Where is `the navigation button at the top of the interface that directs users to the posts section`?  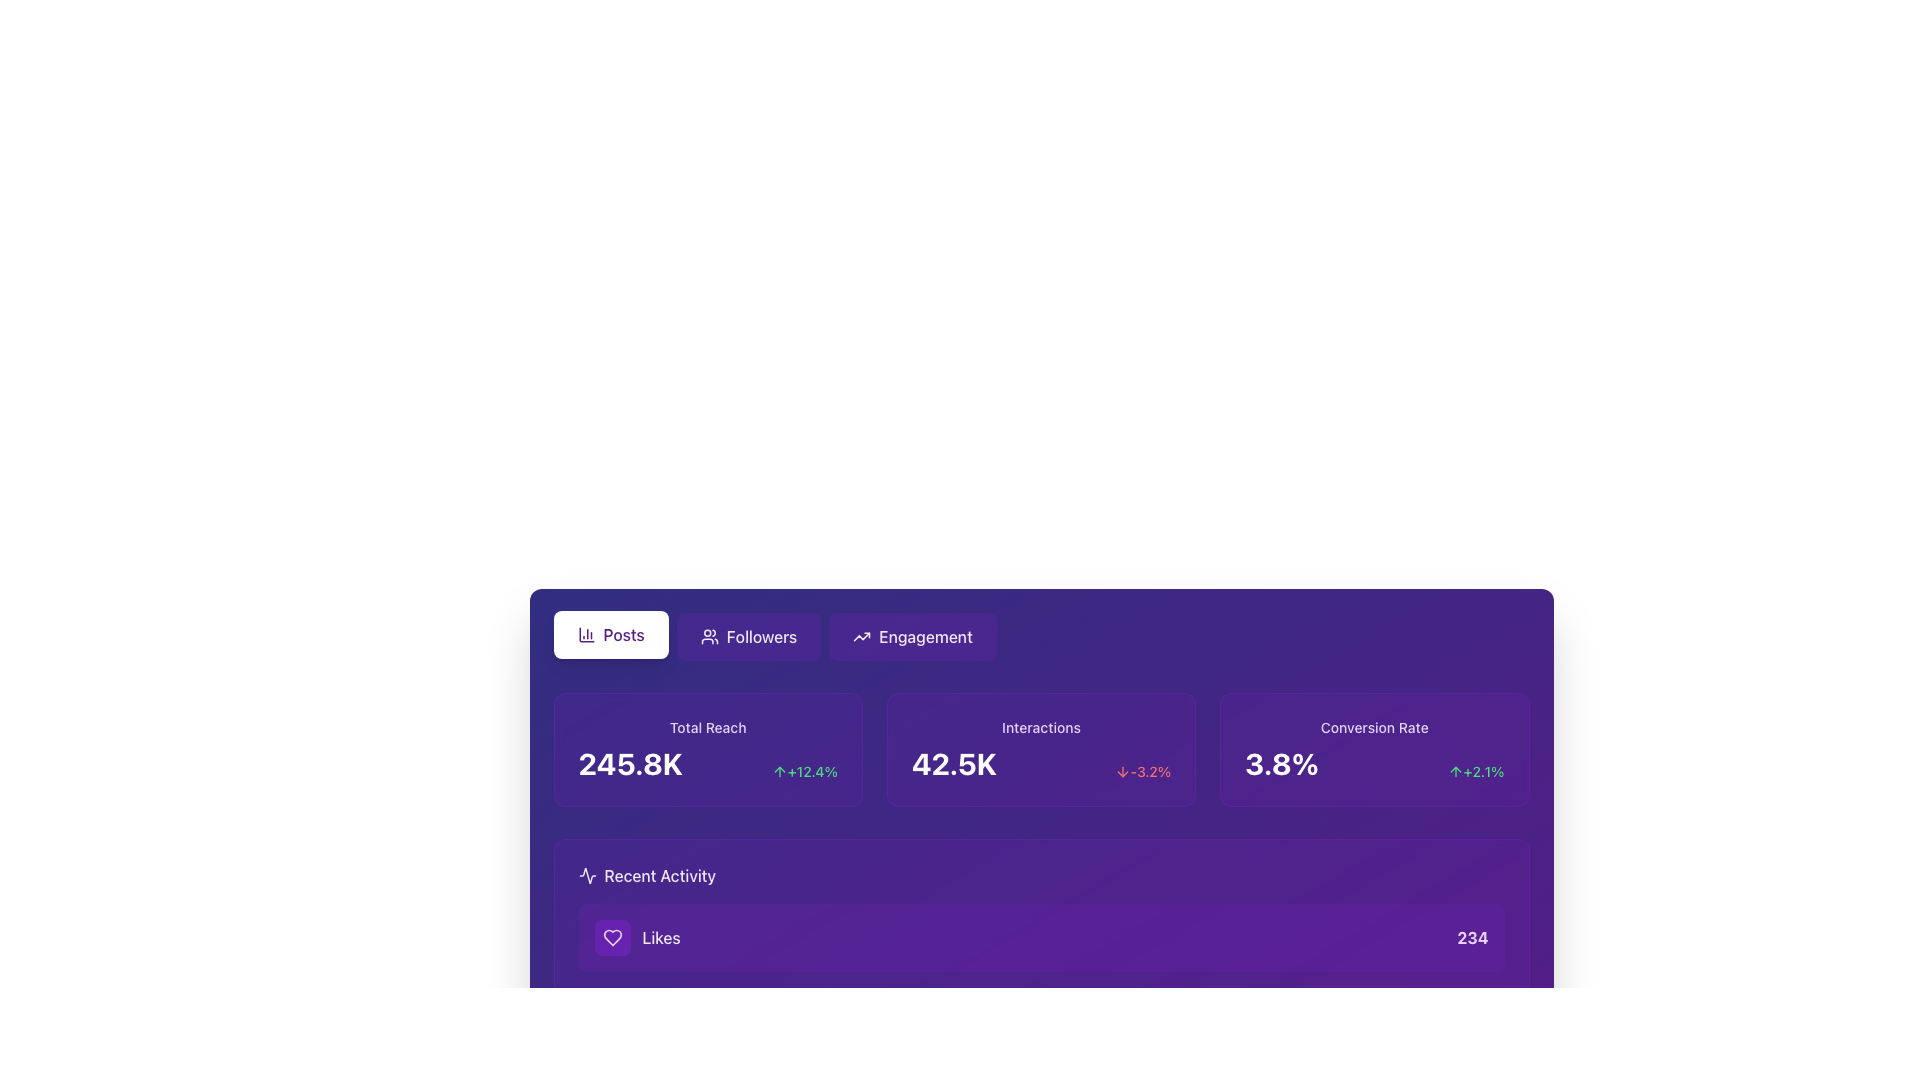 the navigation button at the top of the interface that directs users to the posts section is located at coordinates (610, 635).